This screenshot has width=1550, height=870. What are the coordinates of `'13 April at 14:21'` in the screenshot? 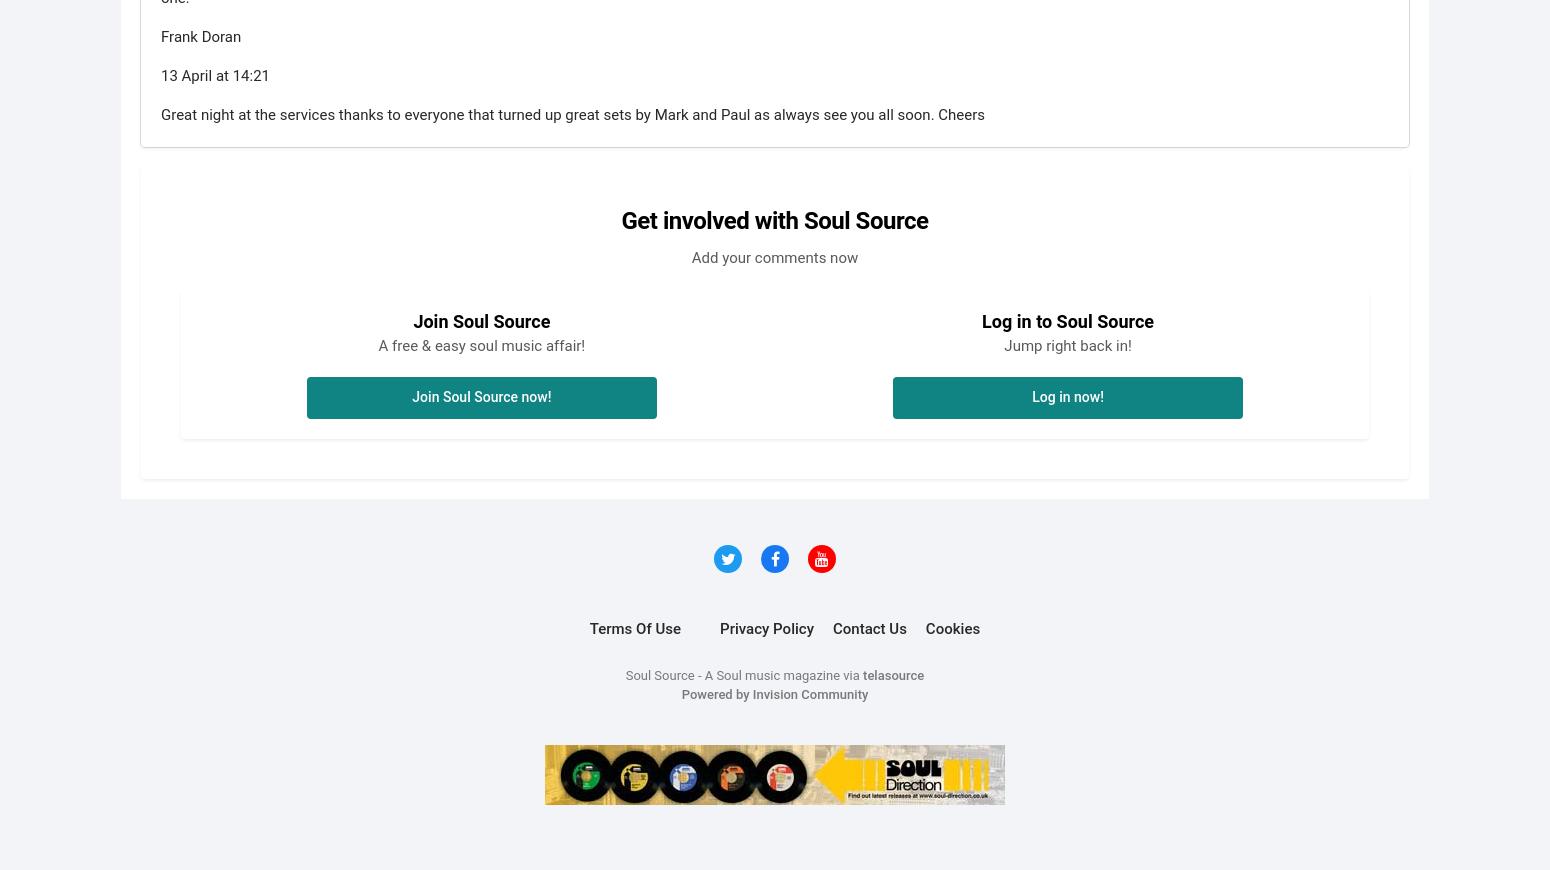 It's located at (214, 73).